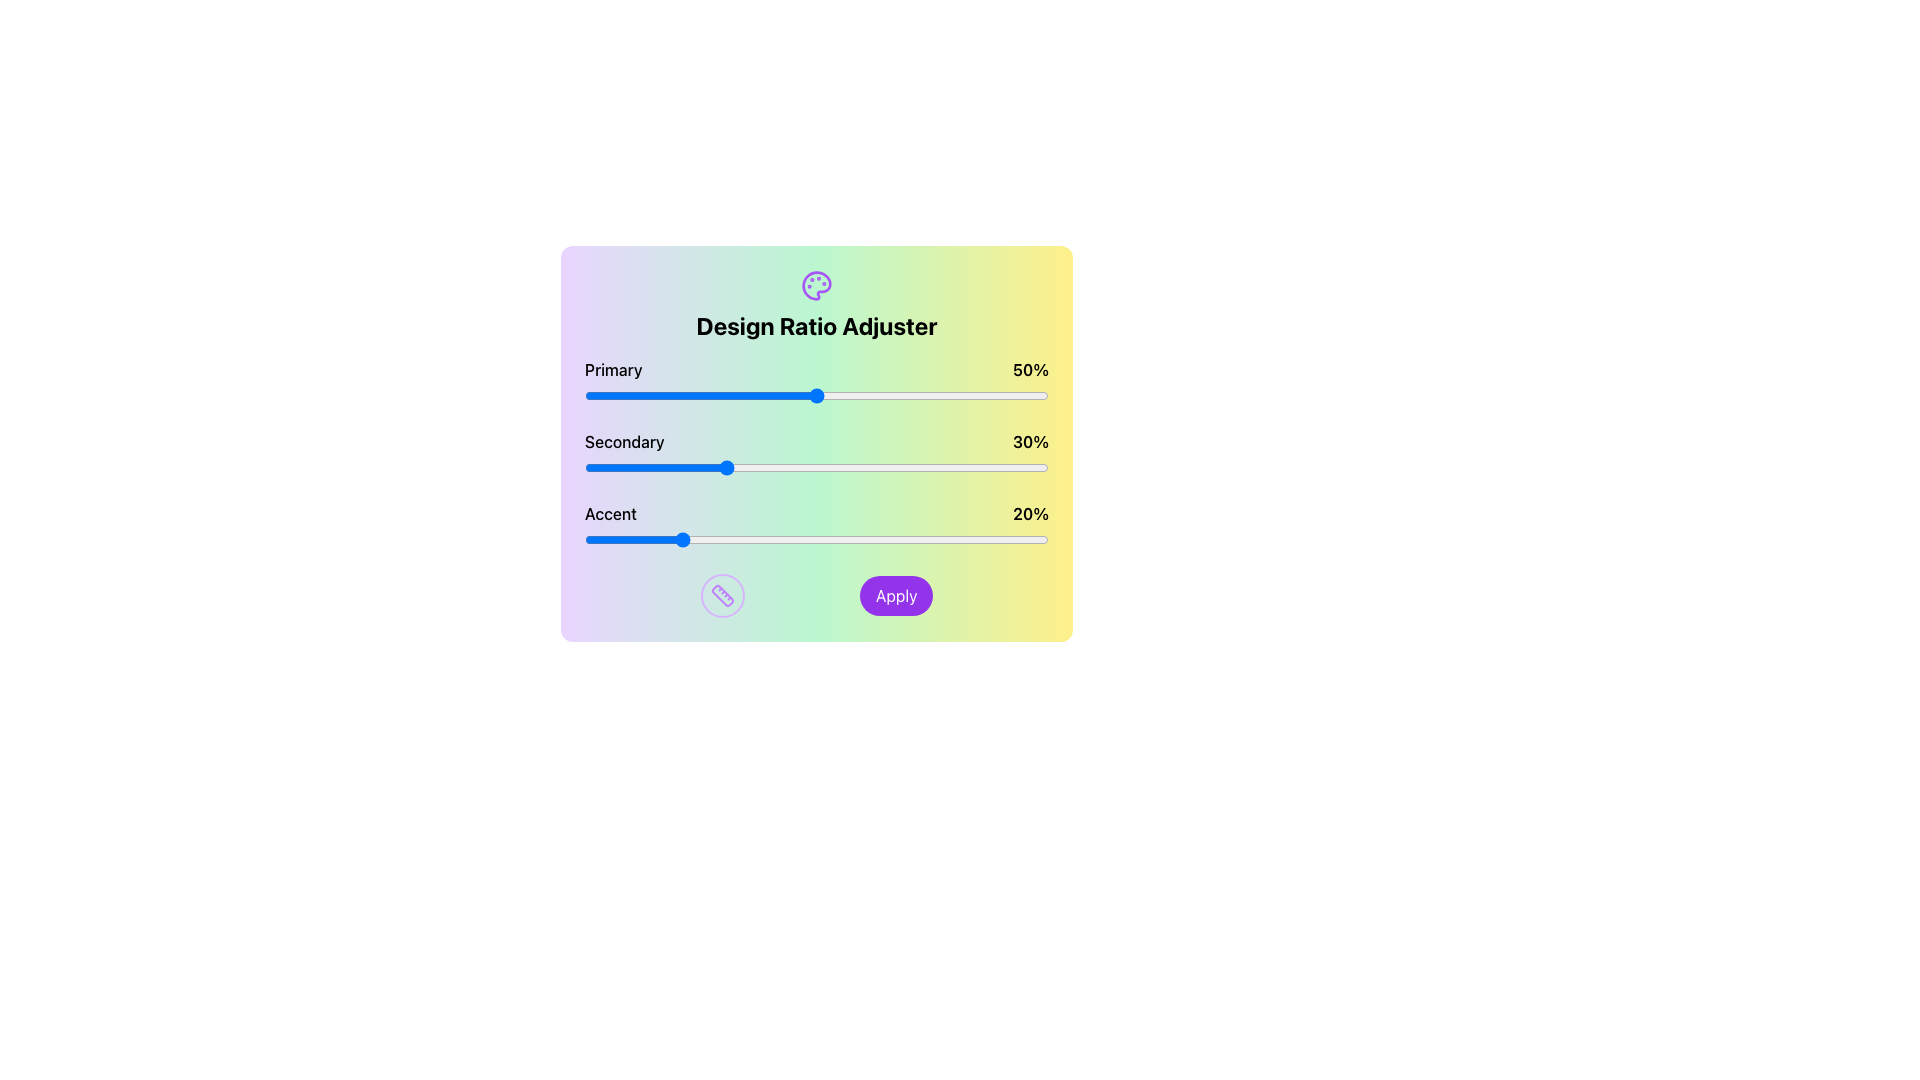 The height and width of the screenshot is (1080, 1920). I want to click on the secondary slider value, so click(769, 467).